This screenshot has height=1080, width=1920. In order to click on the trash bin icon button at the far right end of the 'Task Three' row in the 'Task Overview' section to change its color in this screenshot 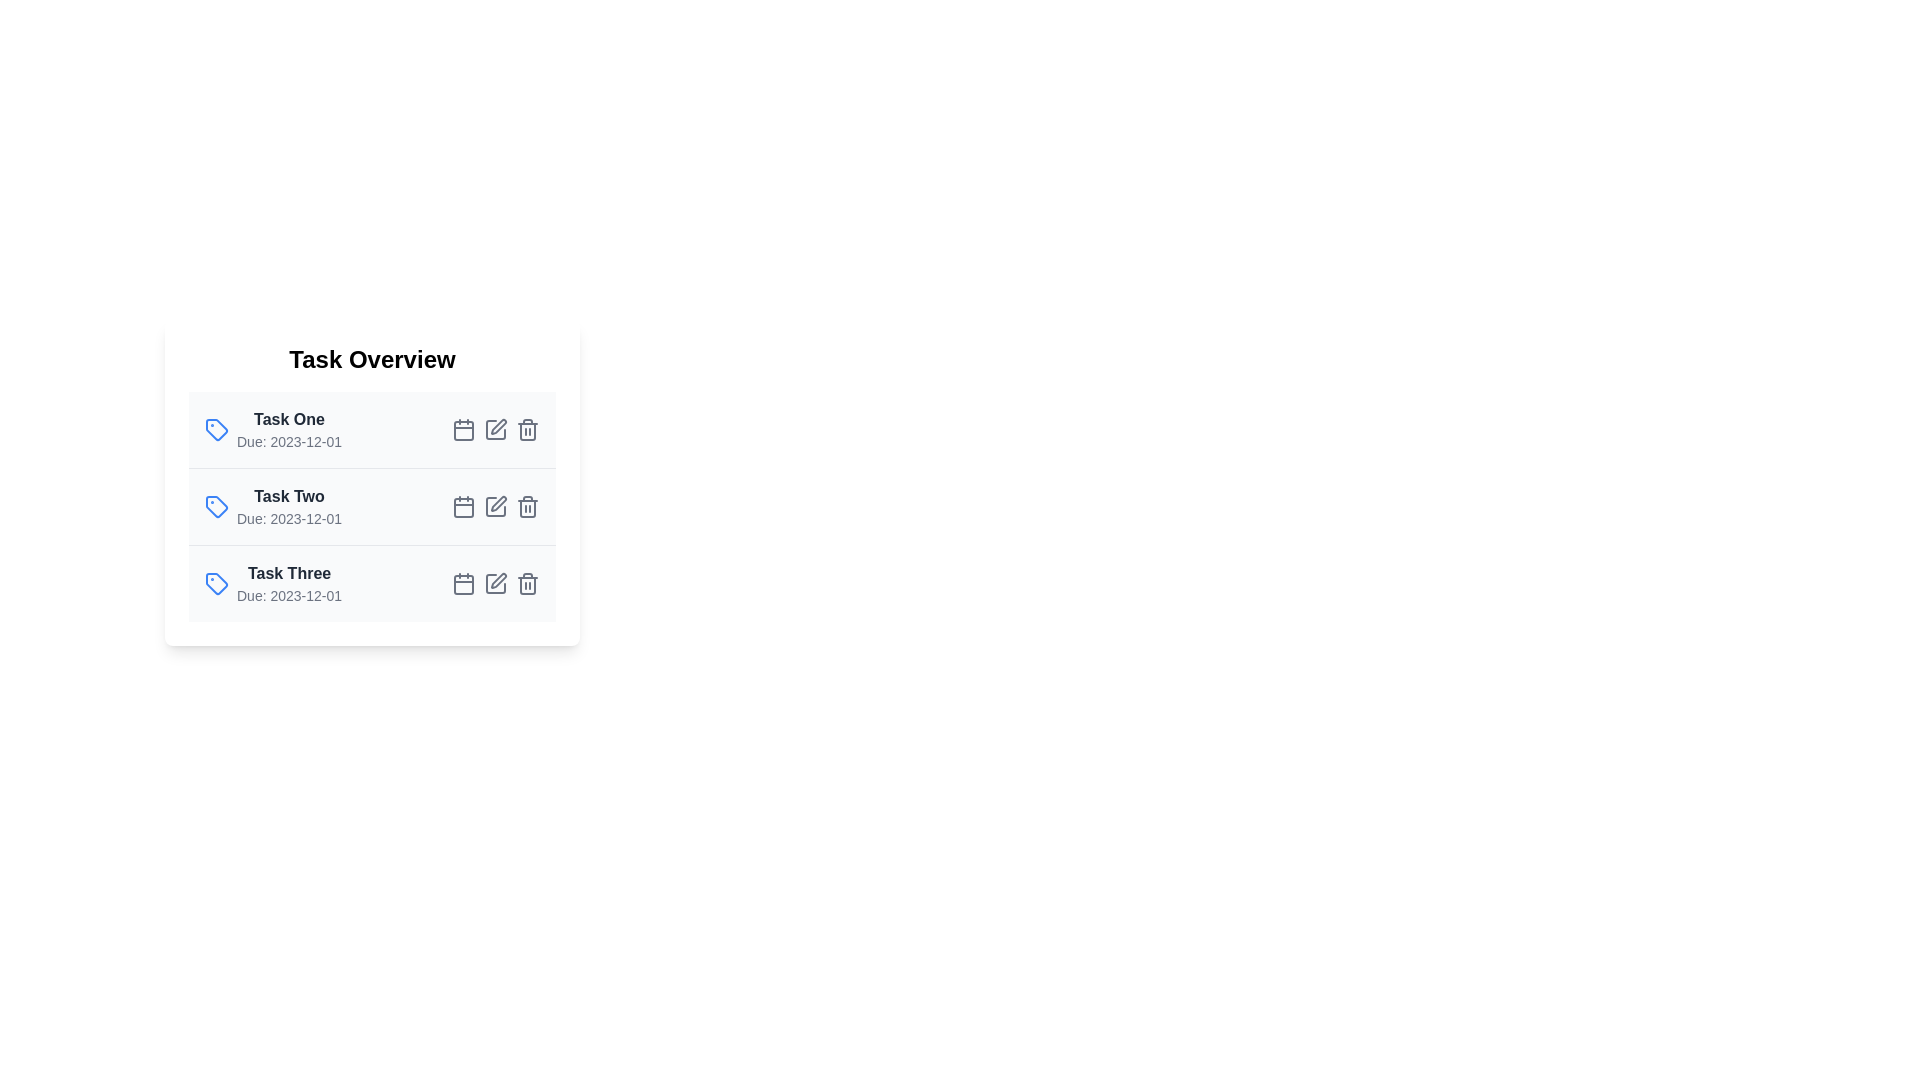, I will do `click(528, 583)`.